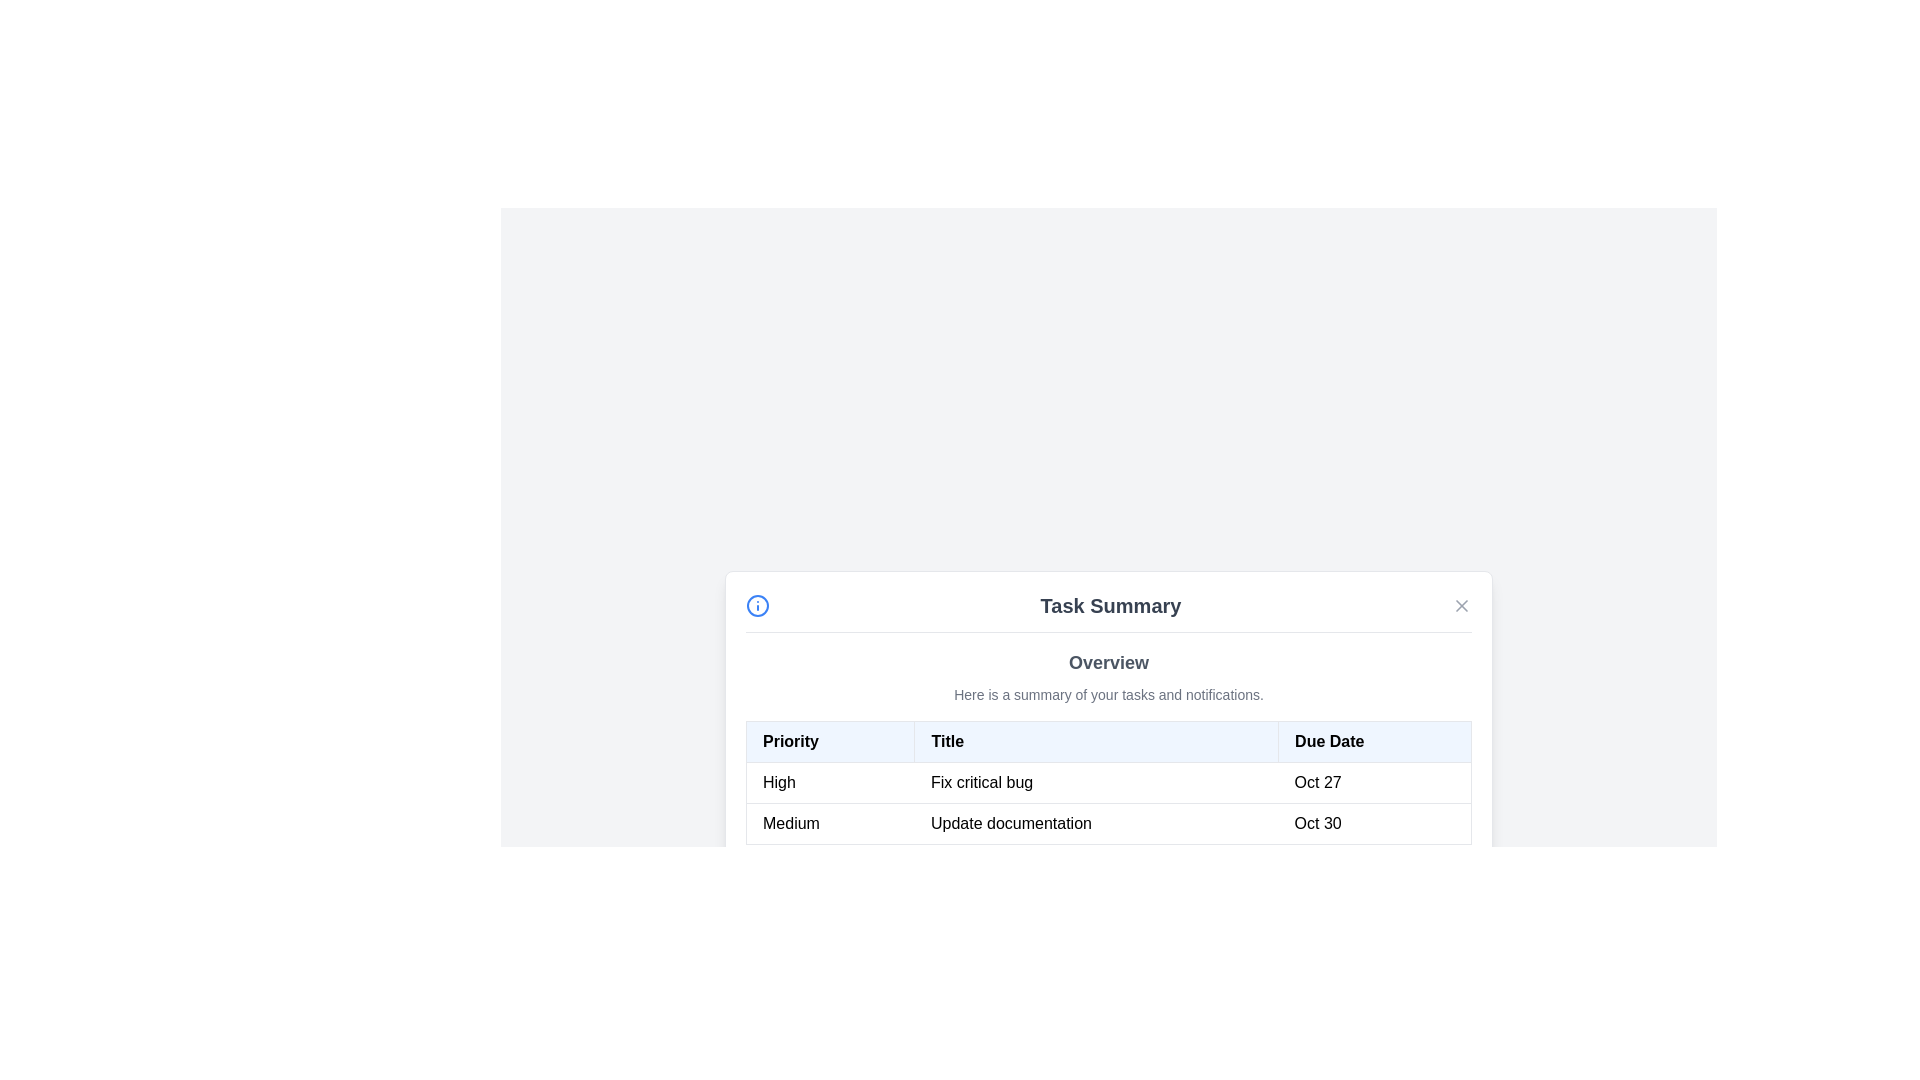  What do you see at coordinates (1462, 604) in the screenshot?
I see `the Close button icon located in the top-right corner of the modal dialog` at bounding box center [1462, 604].